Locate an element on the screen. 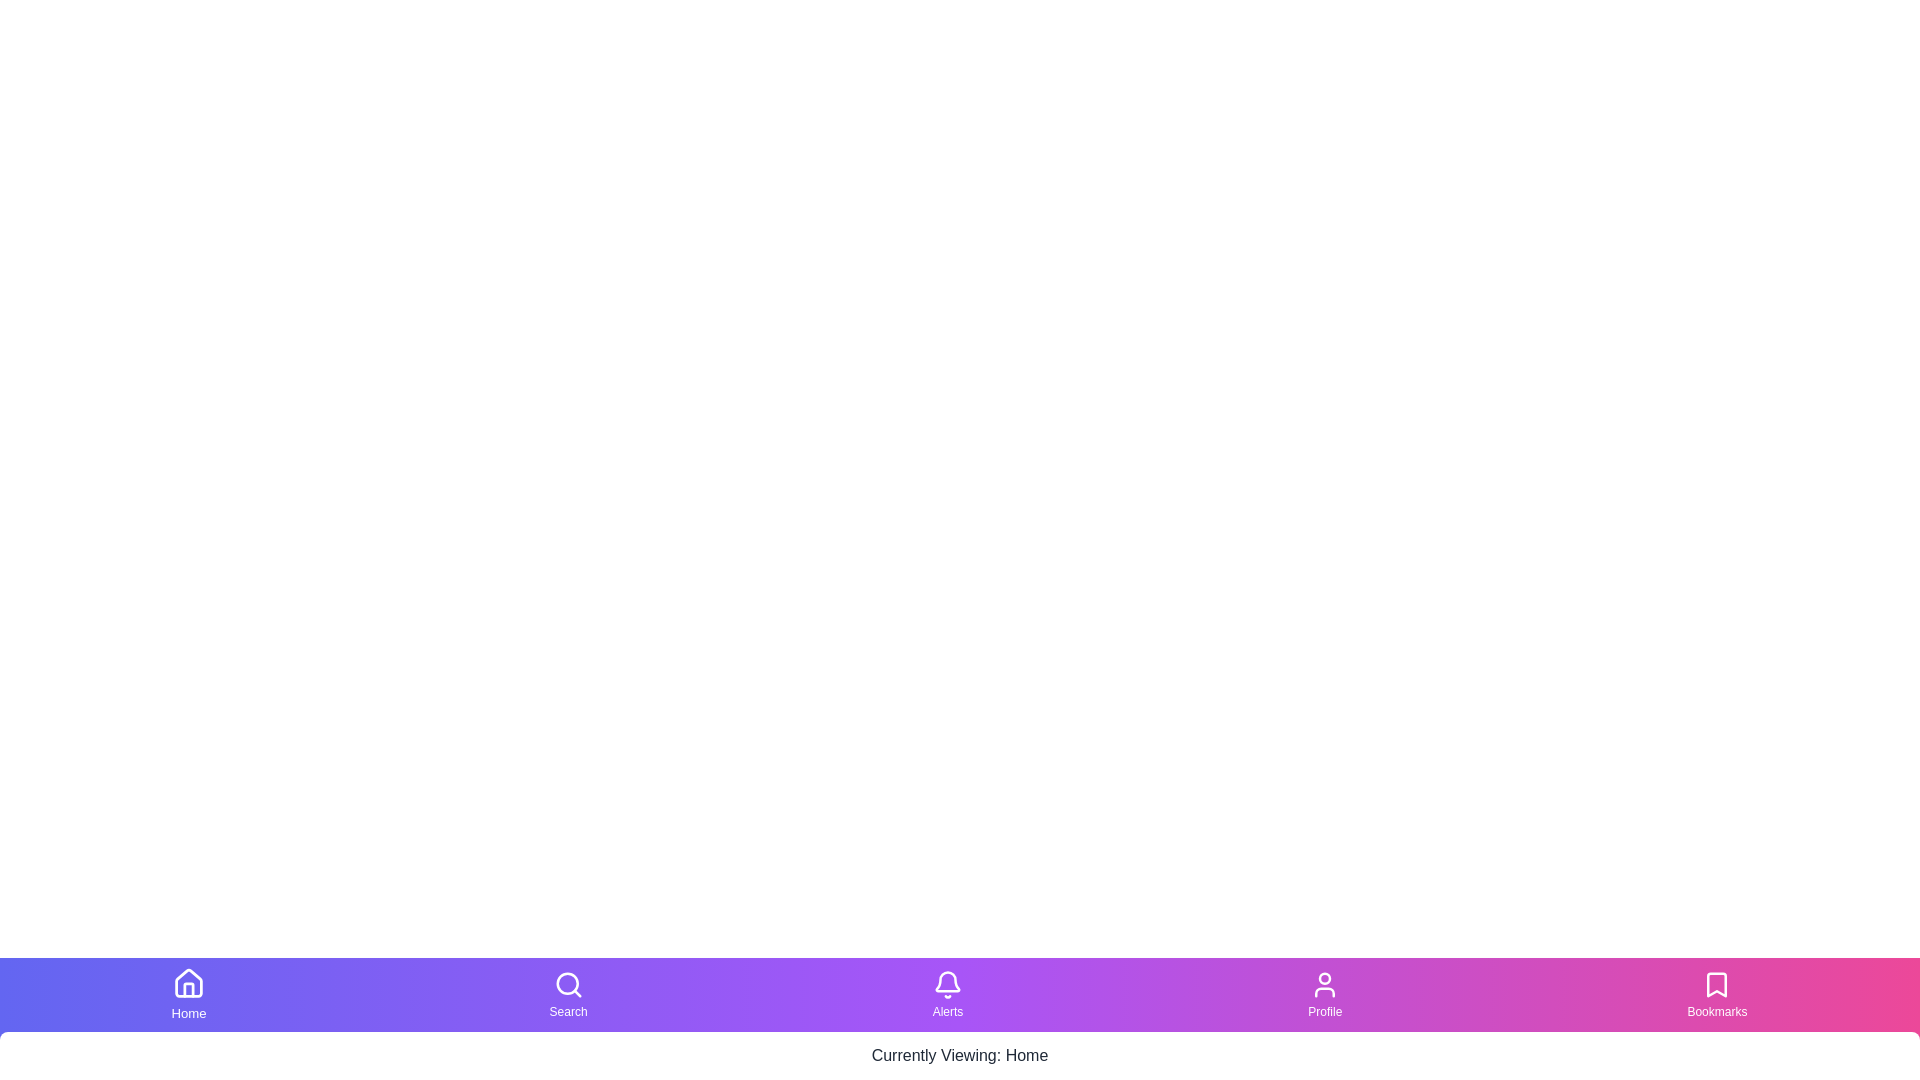 This screenshot has height=1080, width=1920. the Search tab is located at coordinates (567, 995).